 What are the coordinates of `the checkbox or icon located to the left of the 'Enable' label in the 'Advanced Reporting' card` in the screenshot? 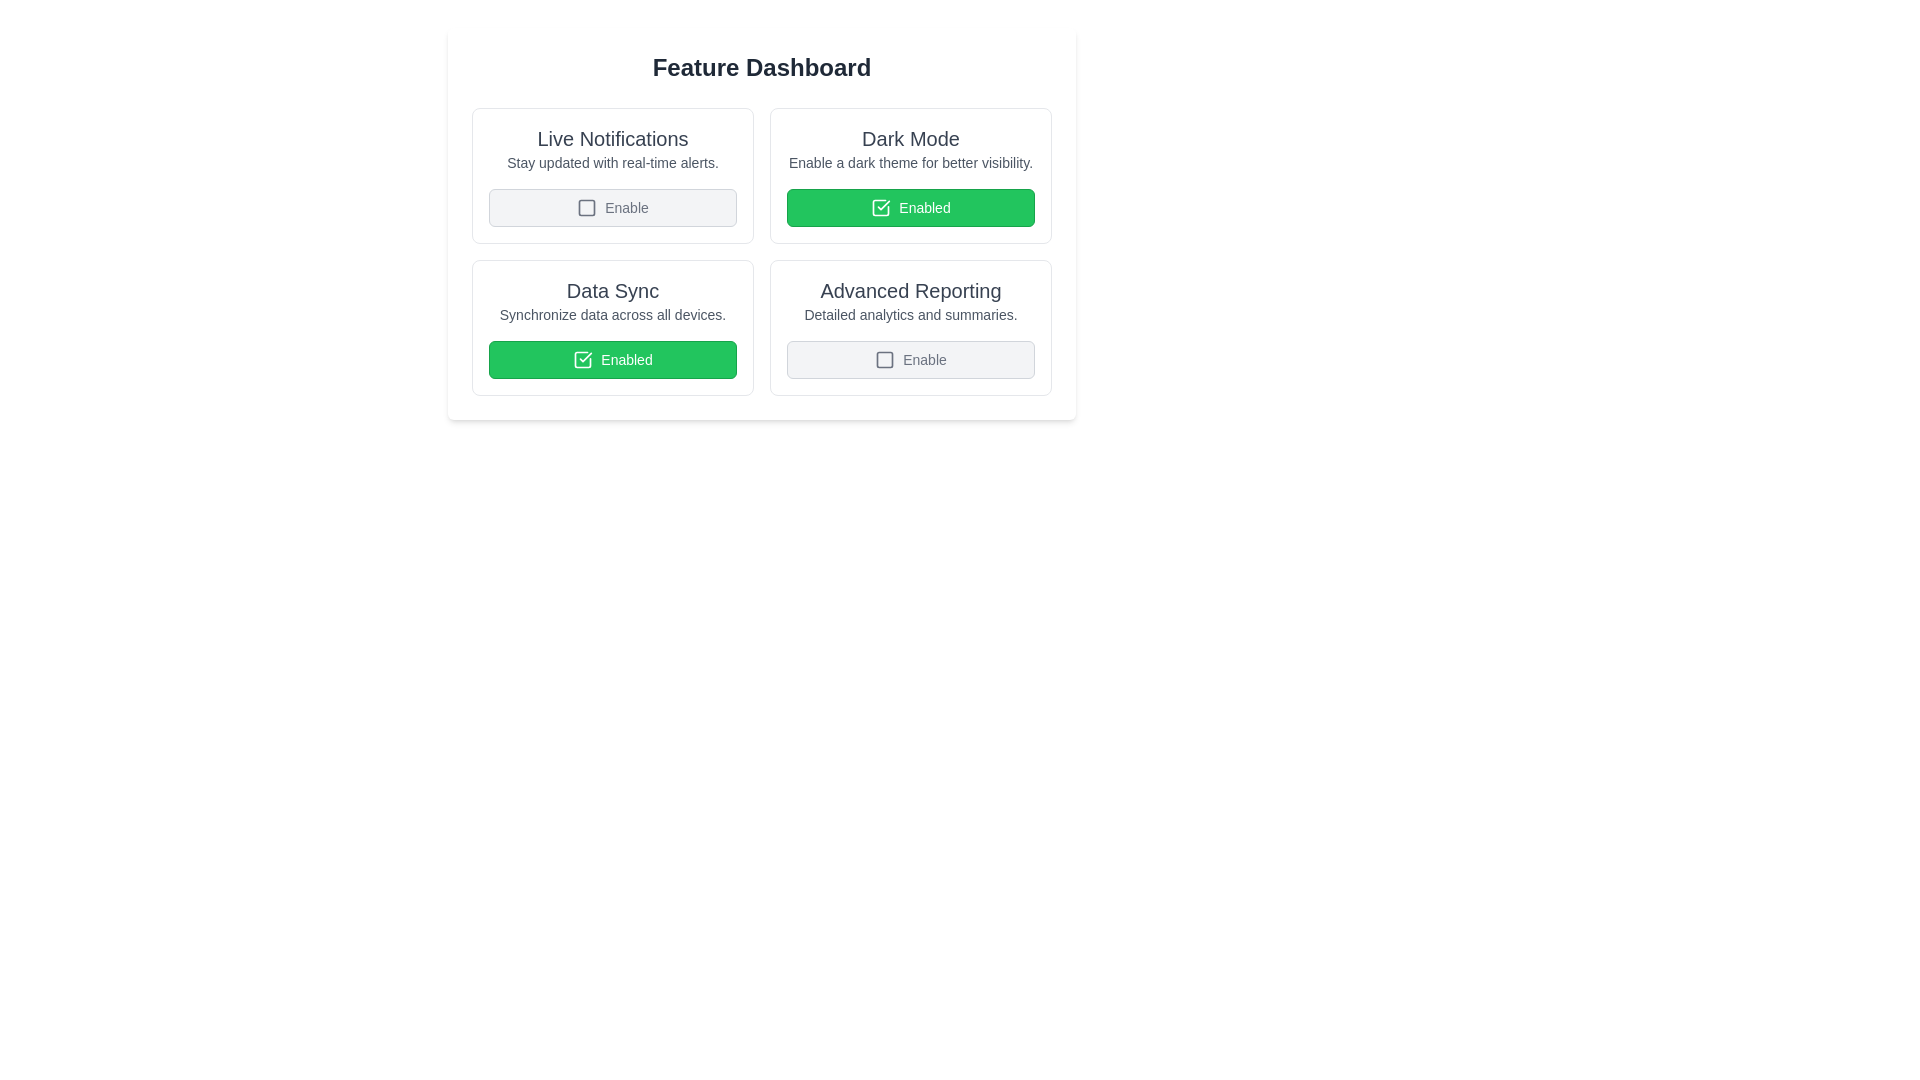 It's located at (884, 358).